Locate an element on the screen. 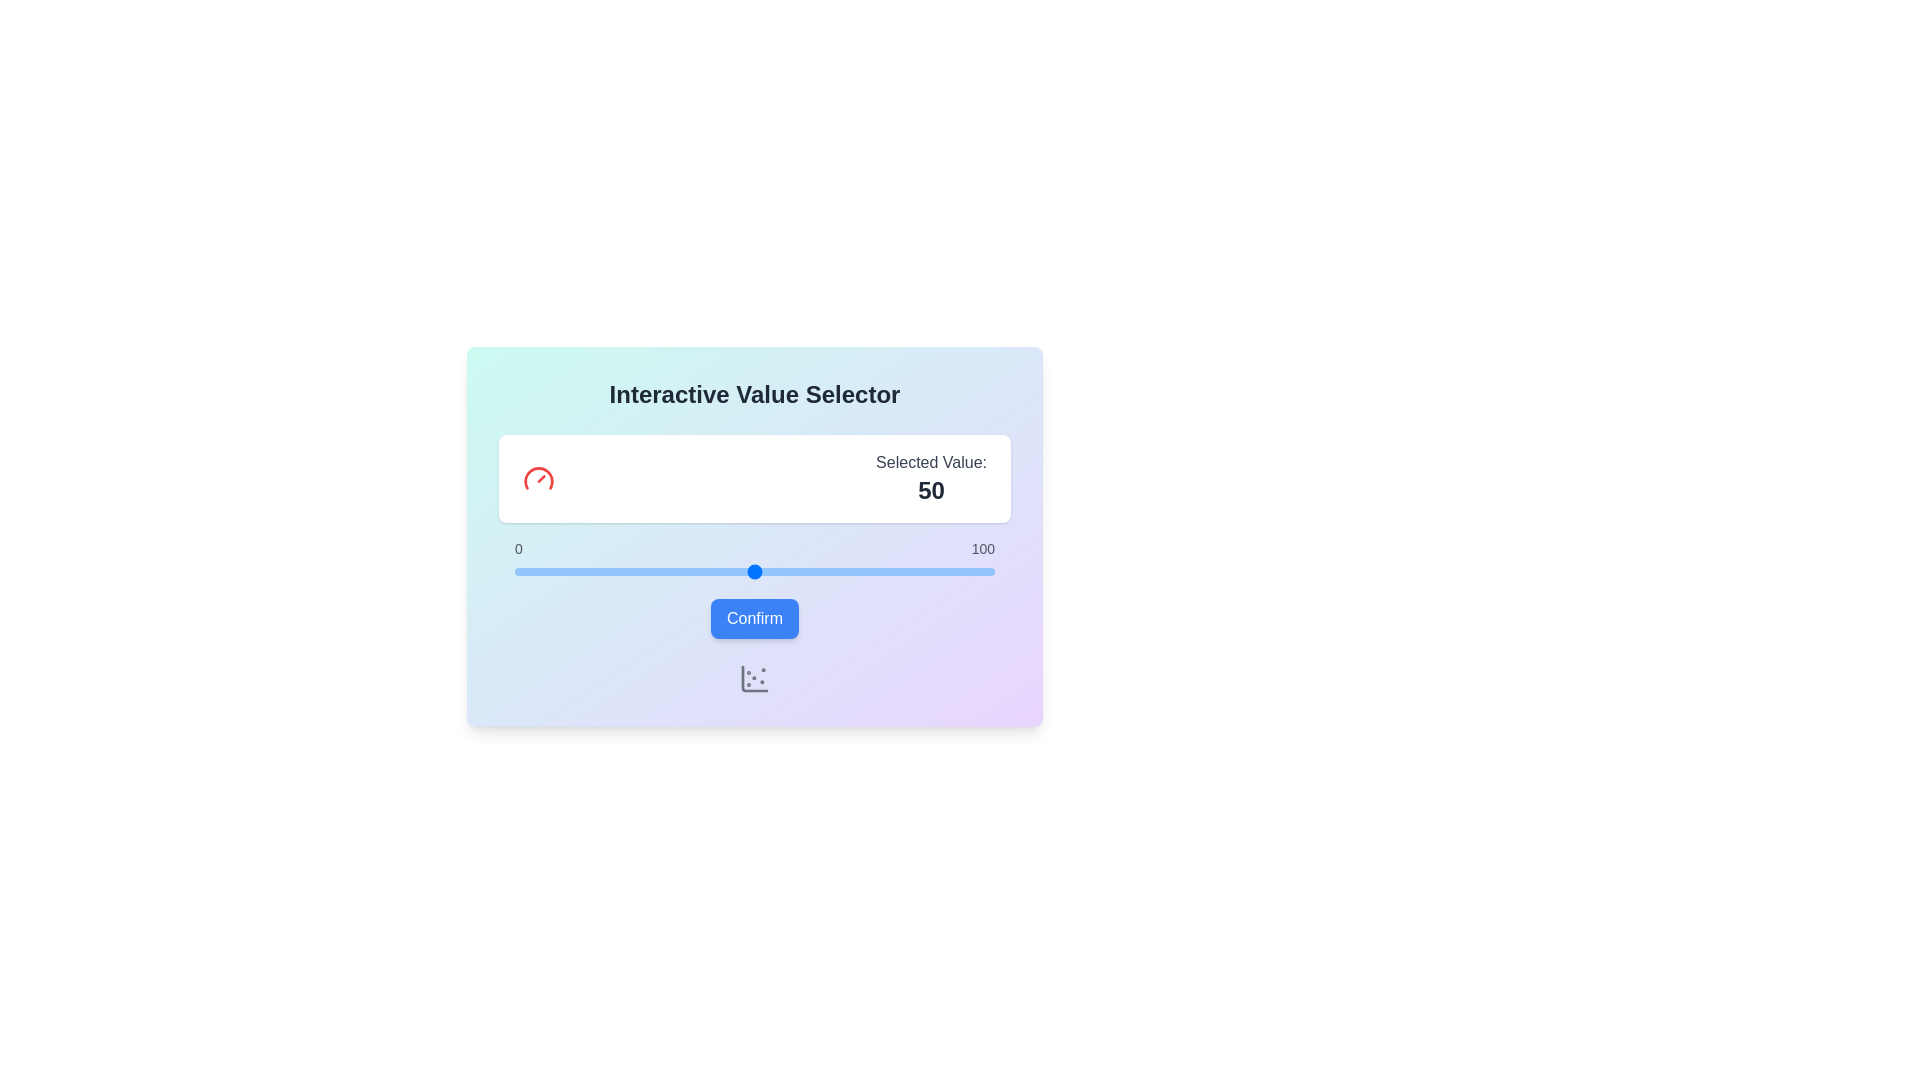  the slider to set the value to 50 is located at coordinates (753, 571).